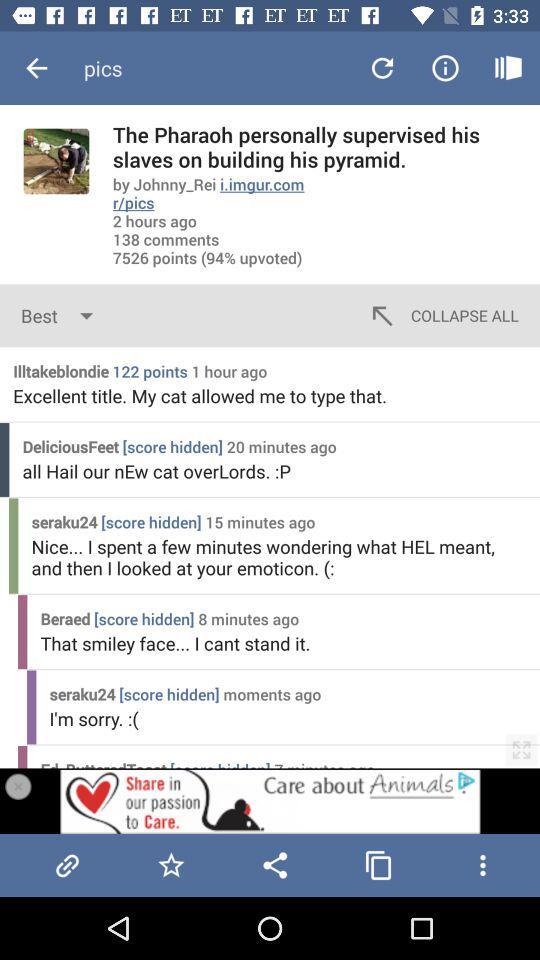  Describe the element at coordinates (171, 864) in the screenshot. I see `the star icon` at that location.